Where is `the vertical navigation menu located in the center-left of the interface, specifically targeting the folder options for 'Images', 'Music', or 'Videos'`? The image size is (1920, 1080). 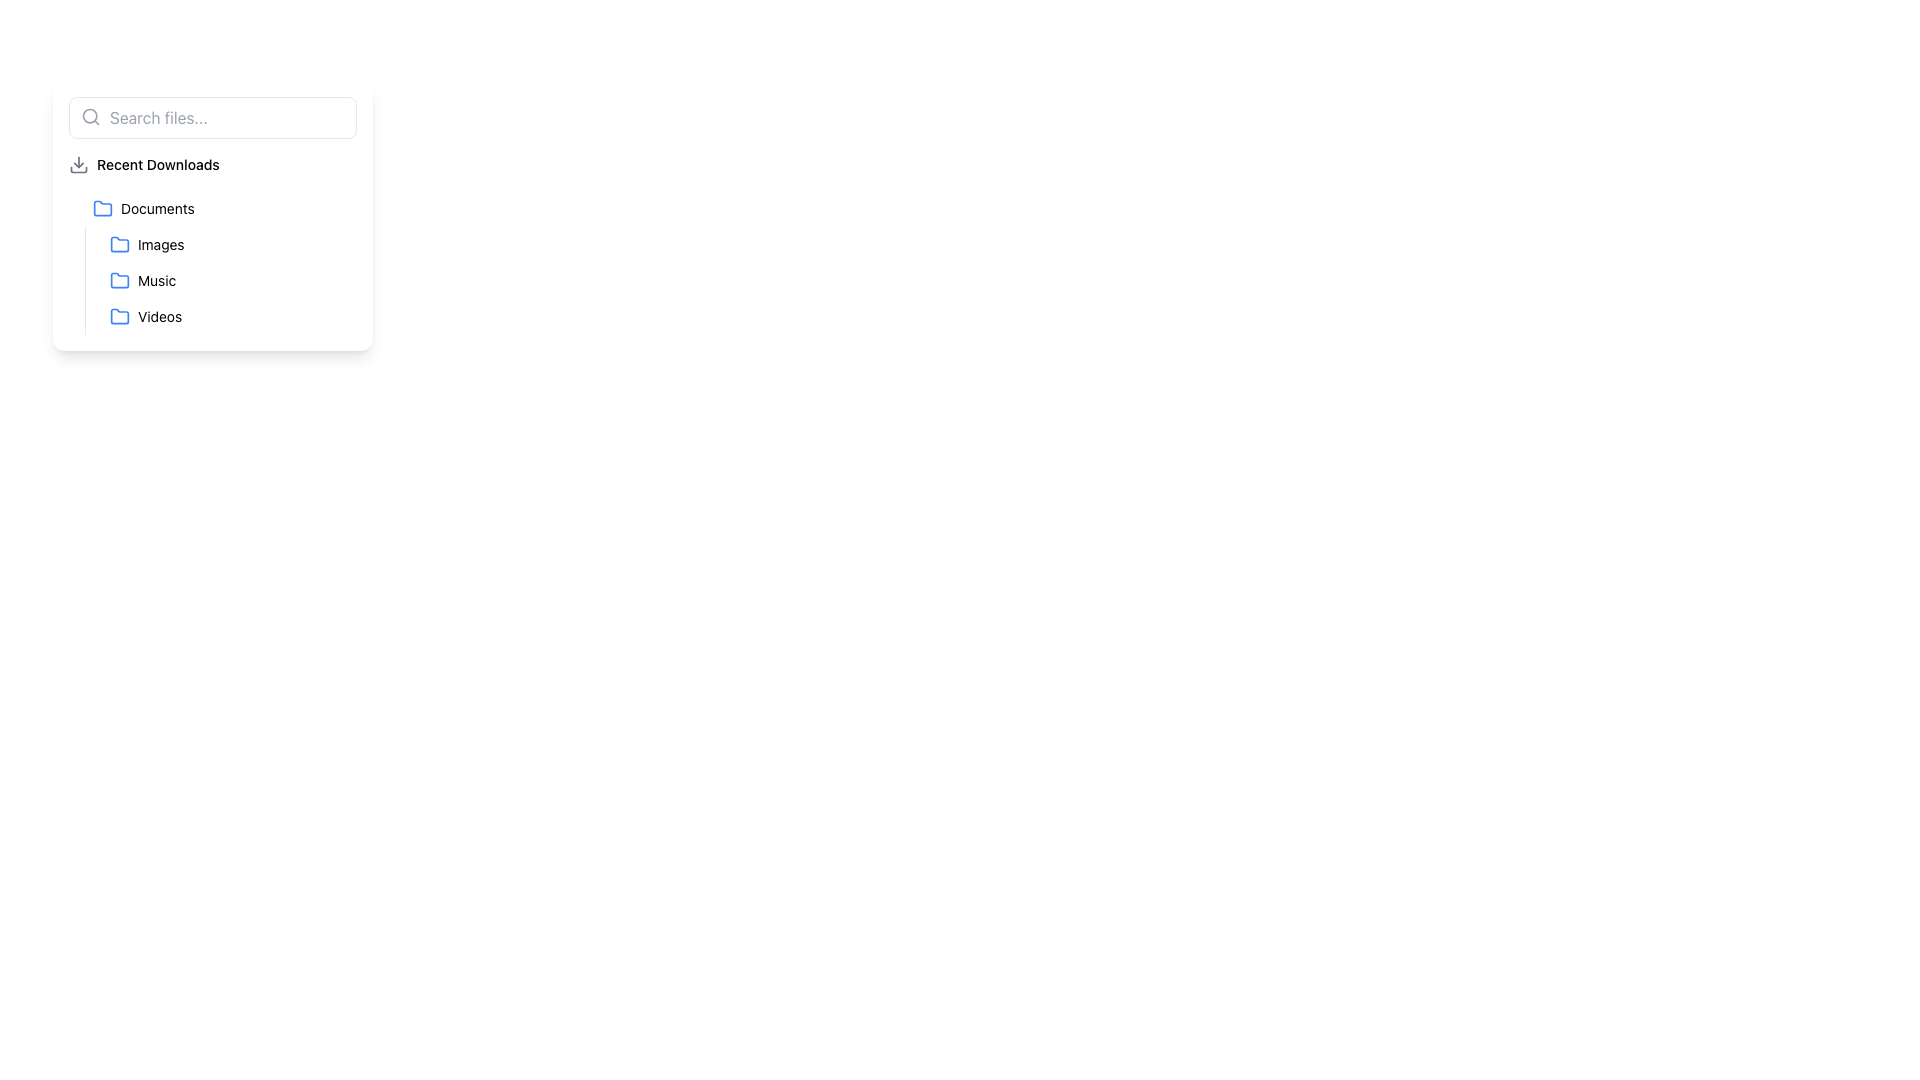 the vertical navigation menu located in the center-left of the interface, specifically targeting the folder options for 'Images', 'Music', or 'Videos' is located at coordinates (220, 281).